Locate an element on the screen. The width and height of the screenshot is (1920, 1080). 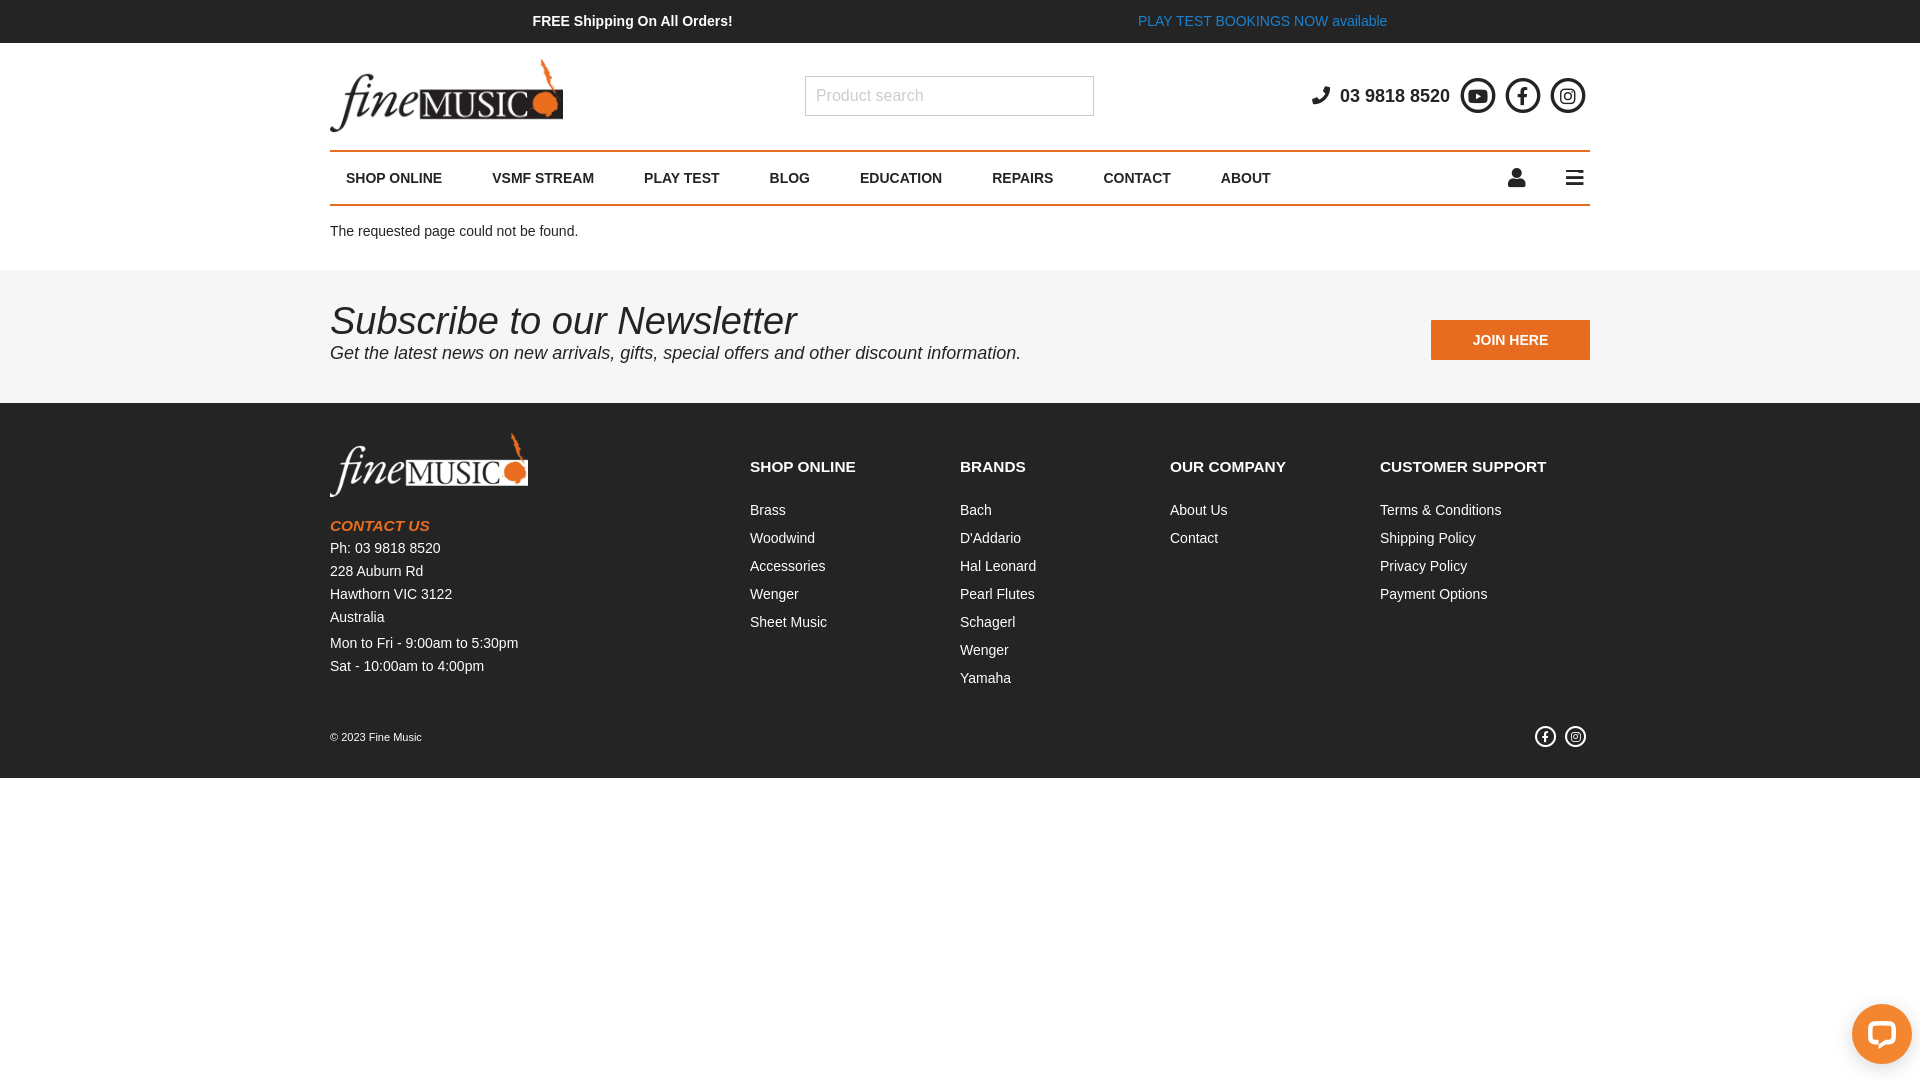
'Contact' is located at coordinates (1194, 536).